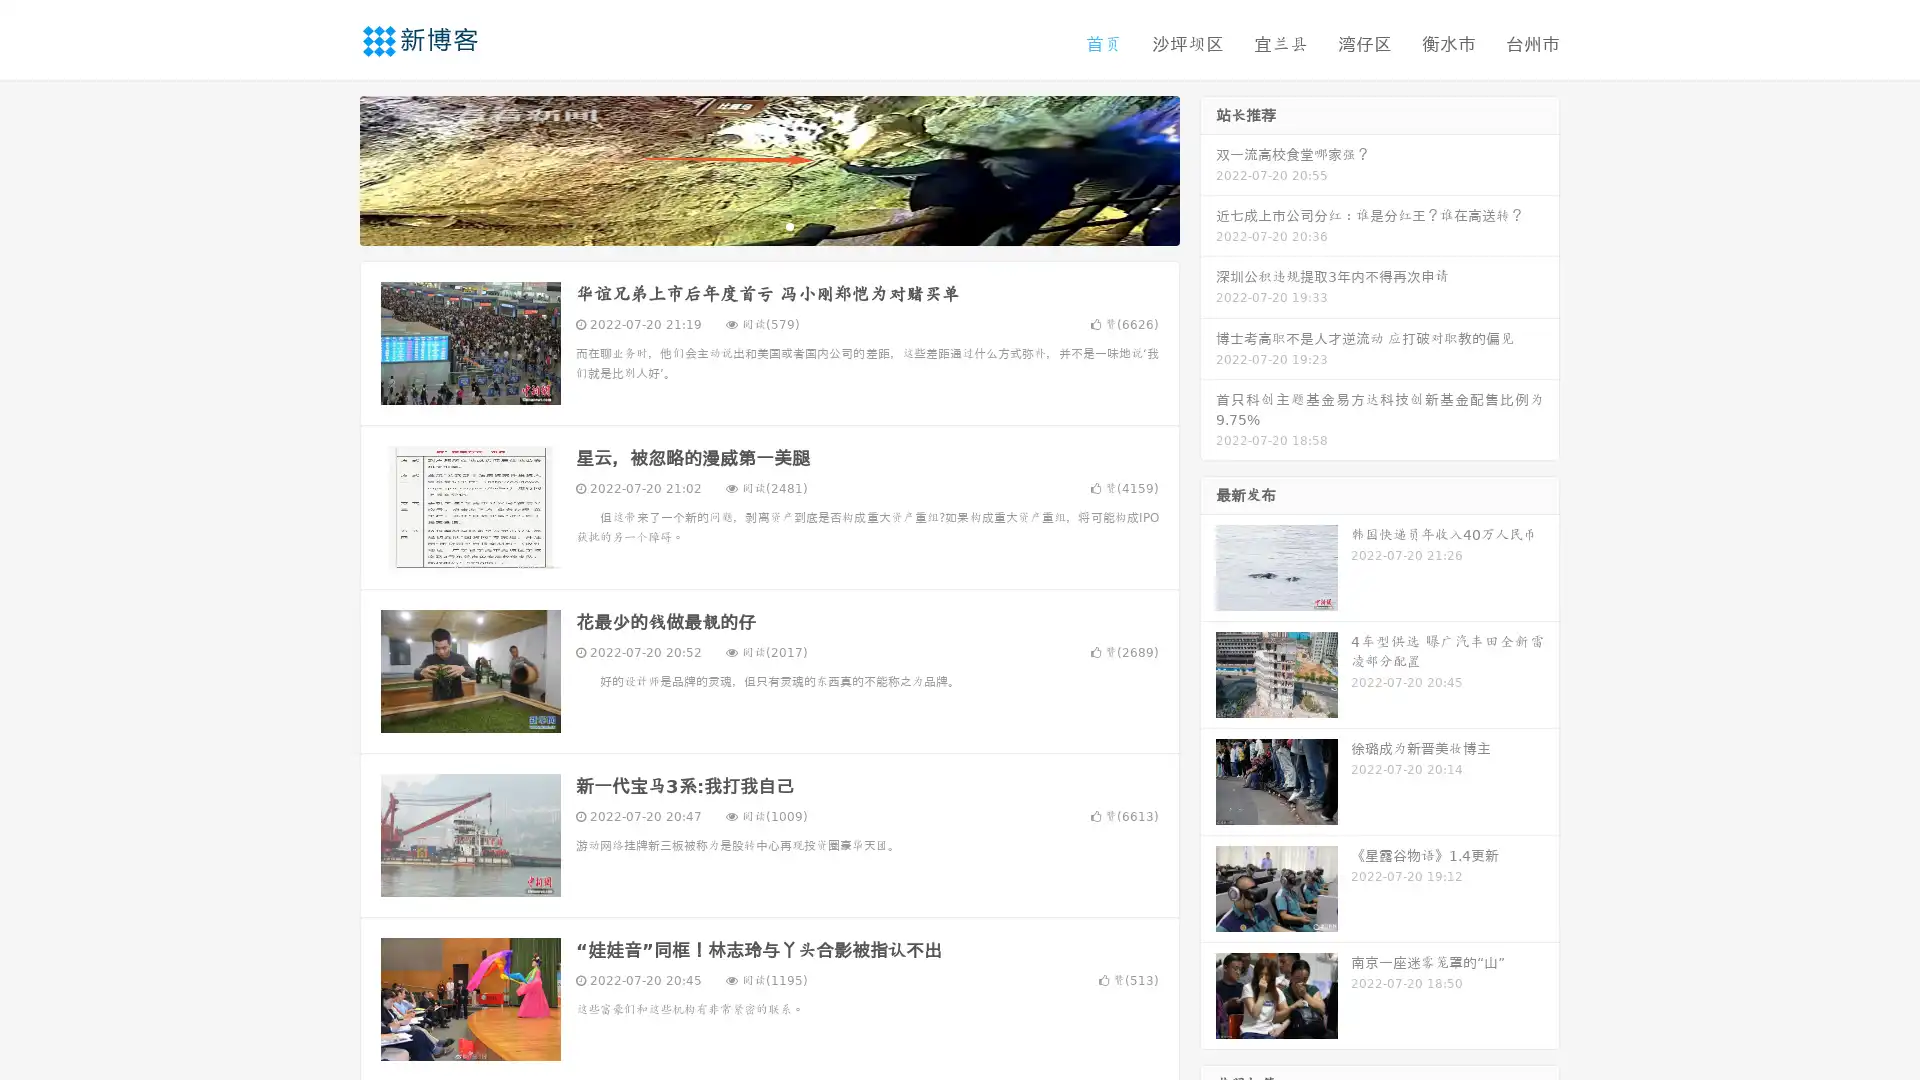 Image resolution: width=1920 pixels, height=1080 pixels. I want to click on Go to slide 3, so click(789, 225).